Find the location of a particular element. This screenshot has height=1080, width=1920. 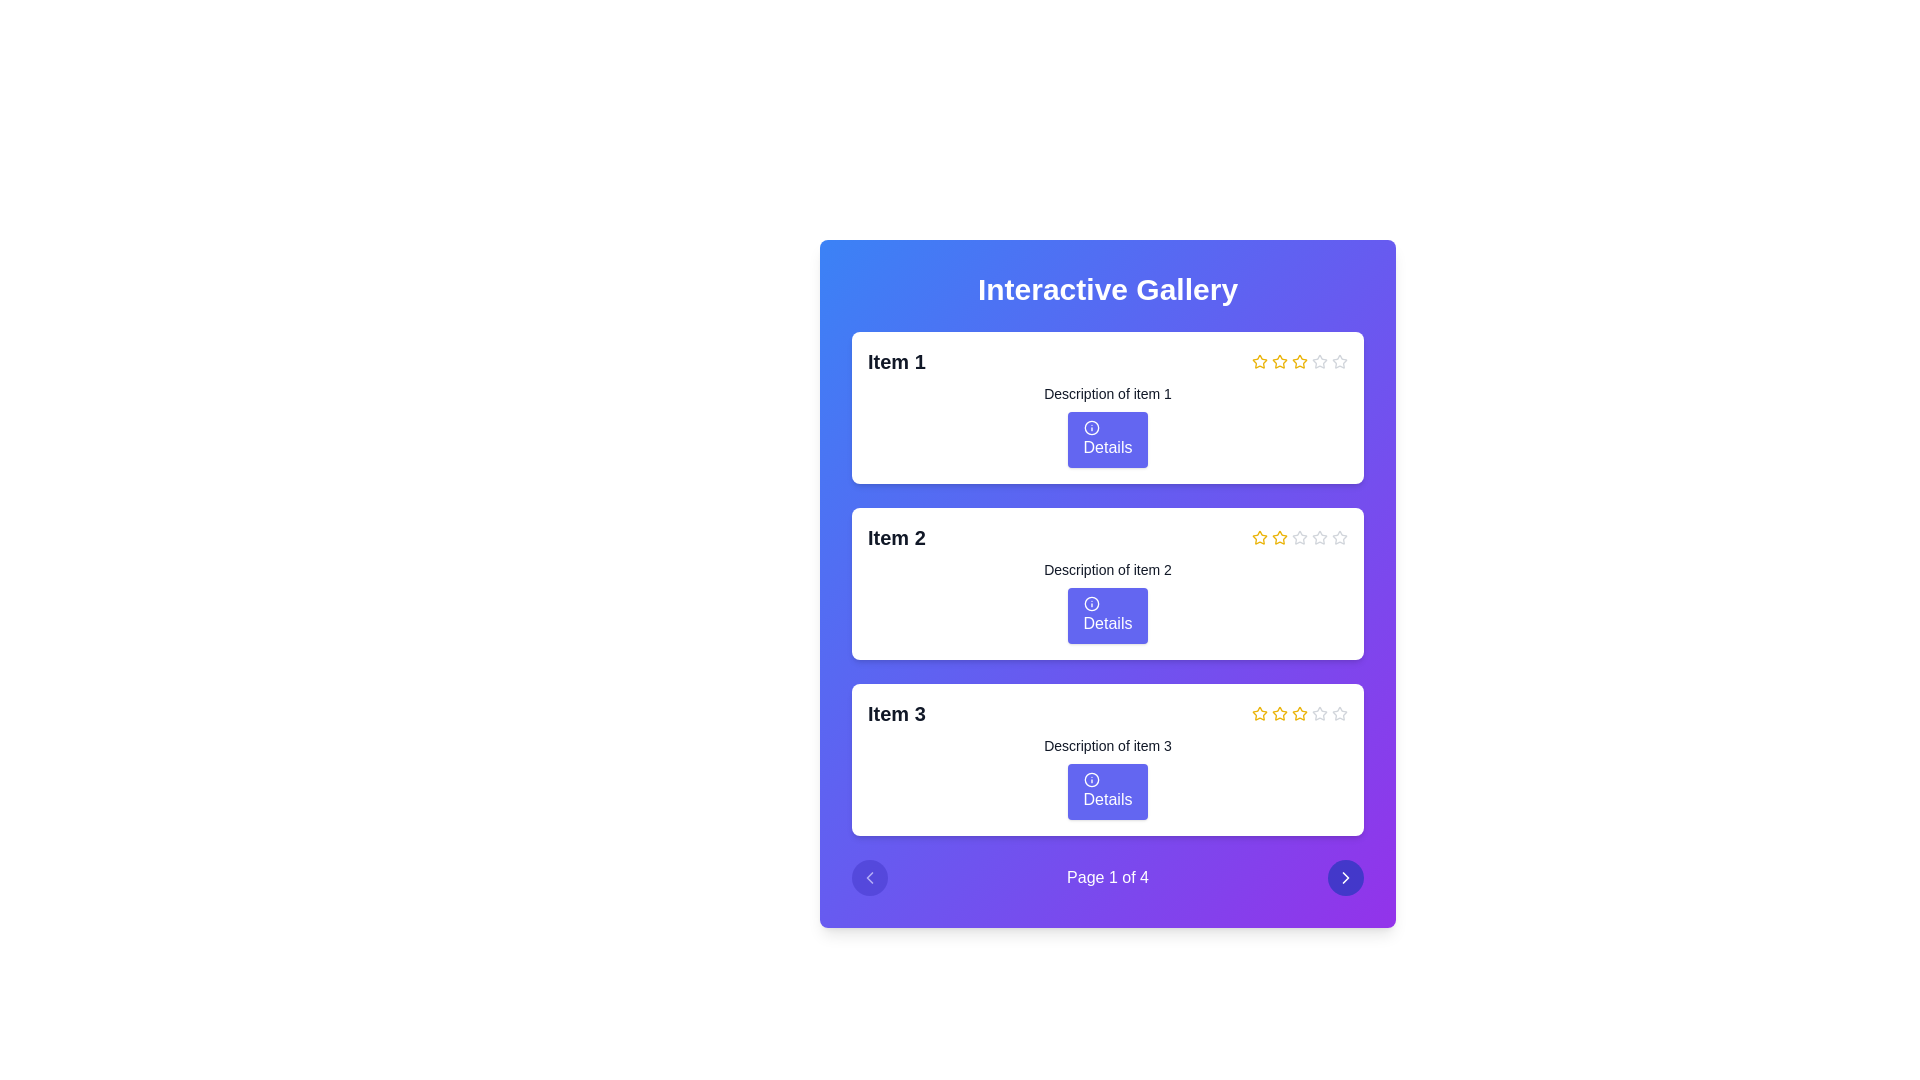

the yellow star icon that is the second in a row of five stars is located at coordinates (1258, 536).